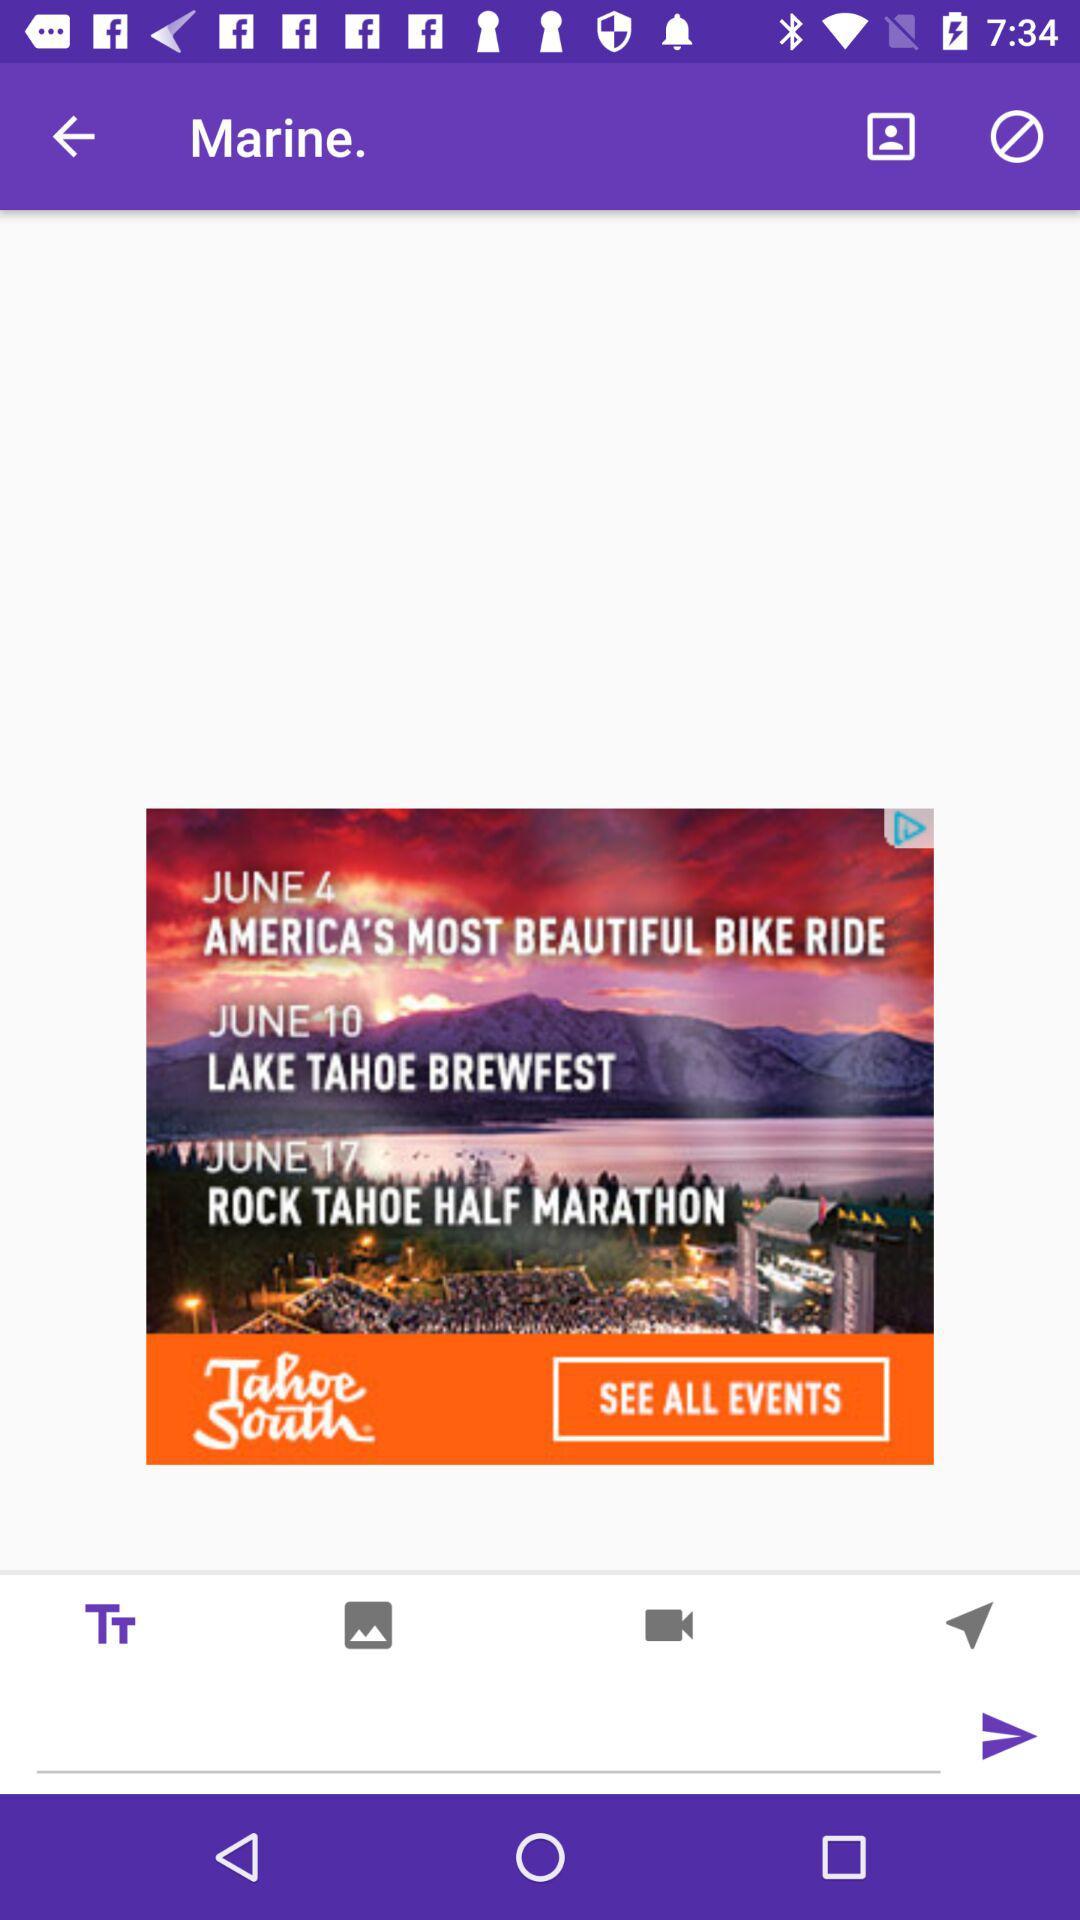 This screenshot has height=1920, width=1080. Describe the element at coordinates (668, 1625) in the screenshot. I see `record video` at that location.